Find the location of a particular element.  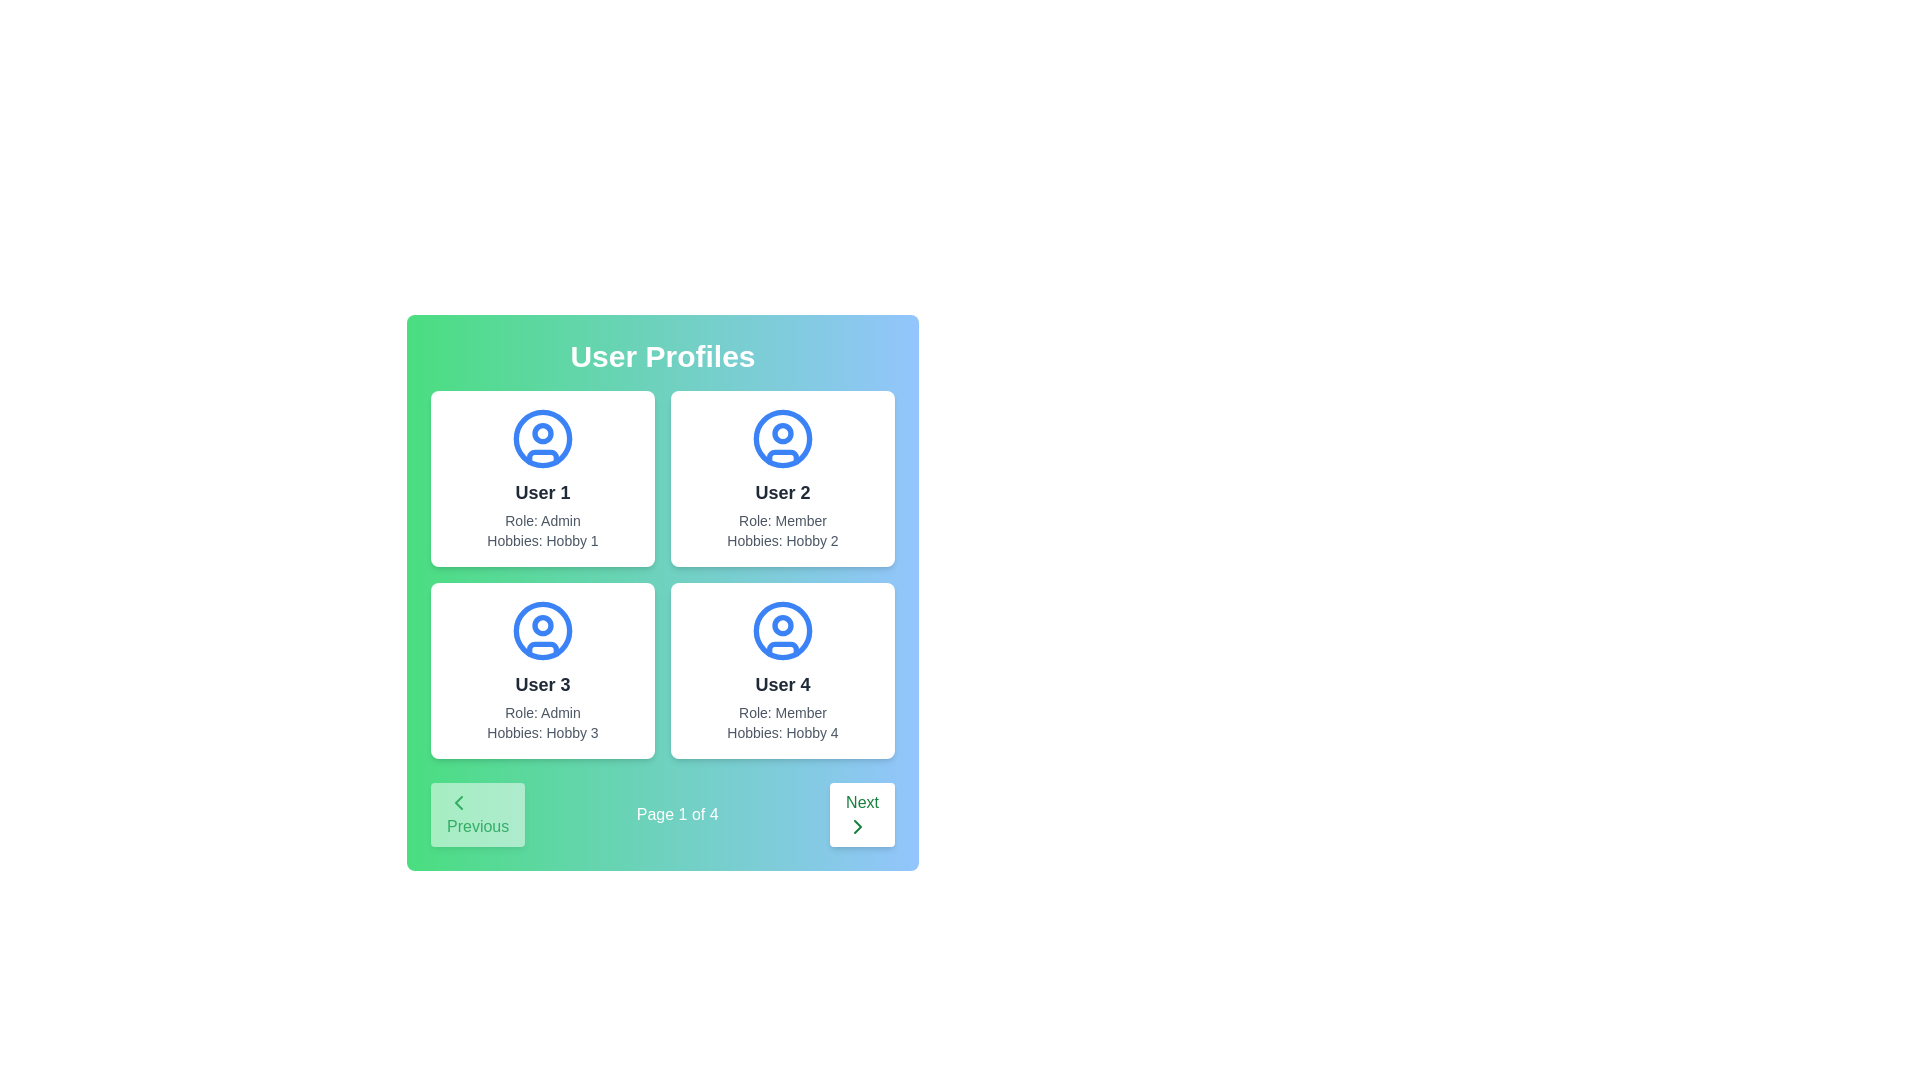

informational text label indicating the role of the user represented by the 'User 4' profile card located at the bottom-right of the grid is located at coordinates (781, 712).